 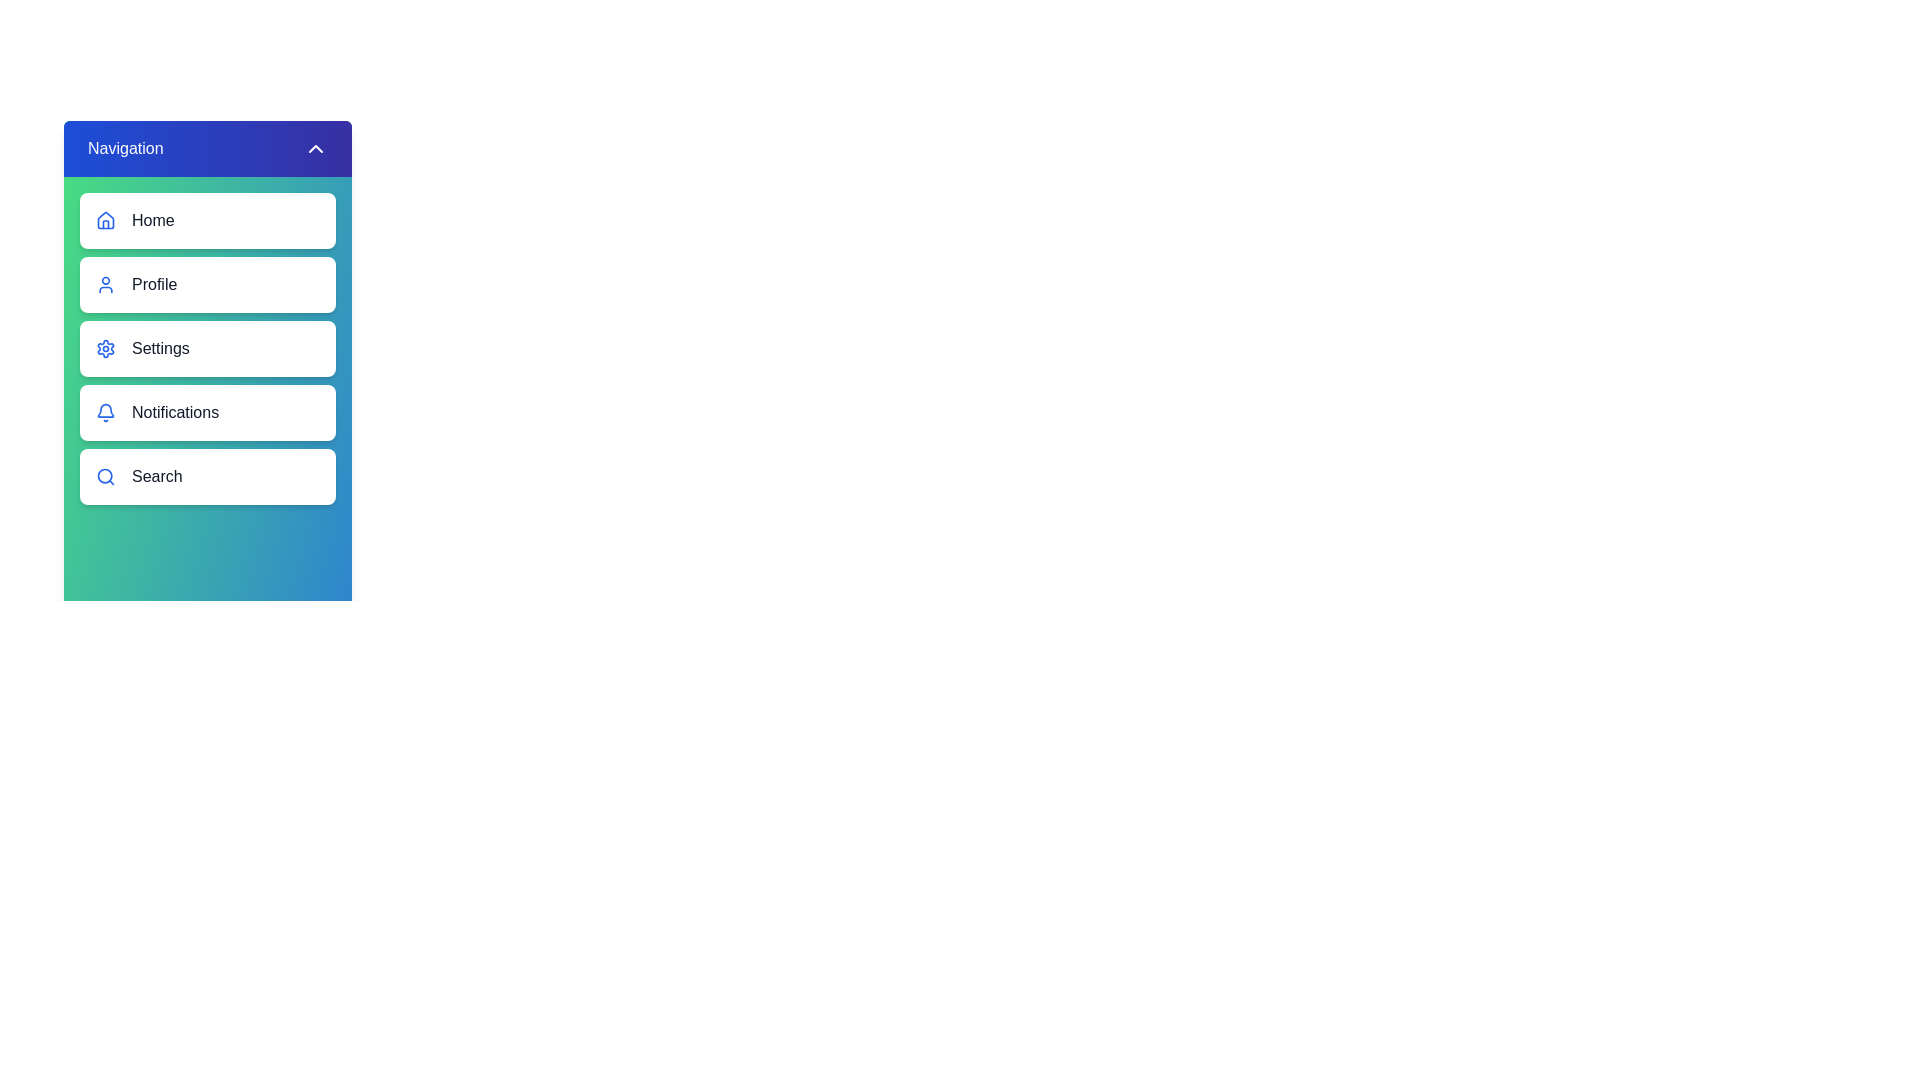 I want to click on the cog-shaped settings icon located centrally in its designated area, so click(x=104, y=347).